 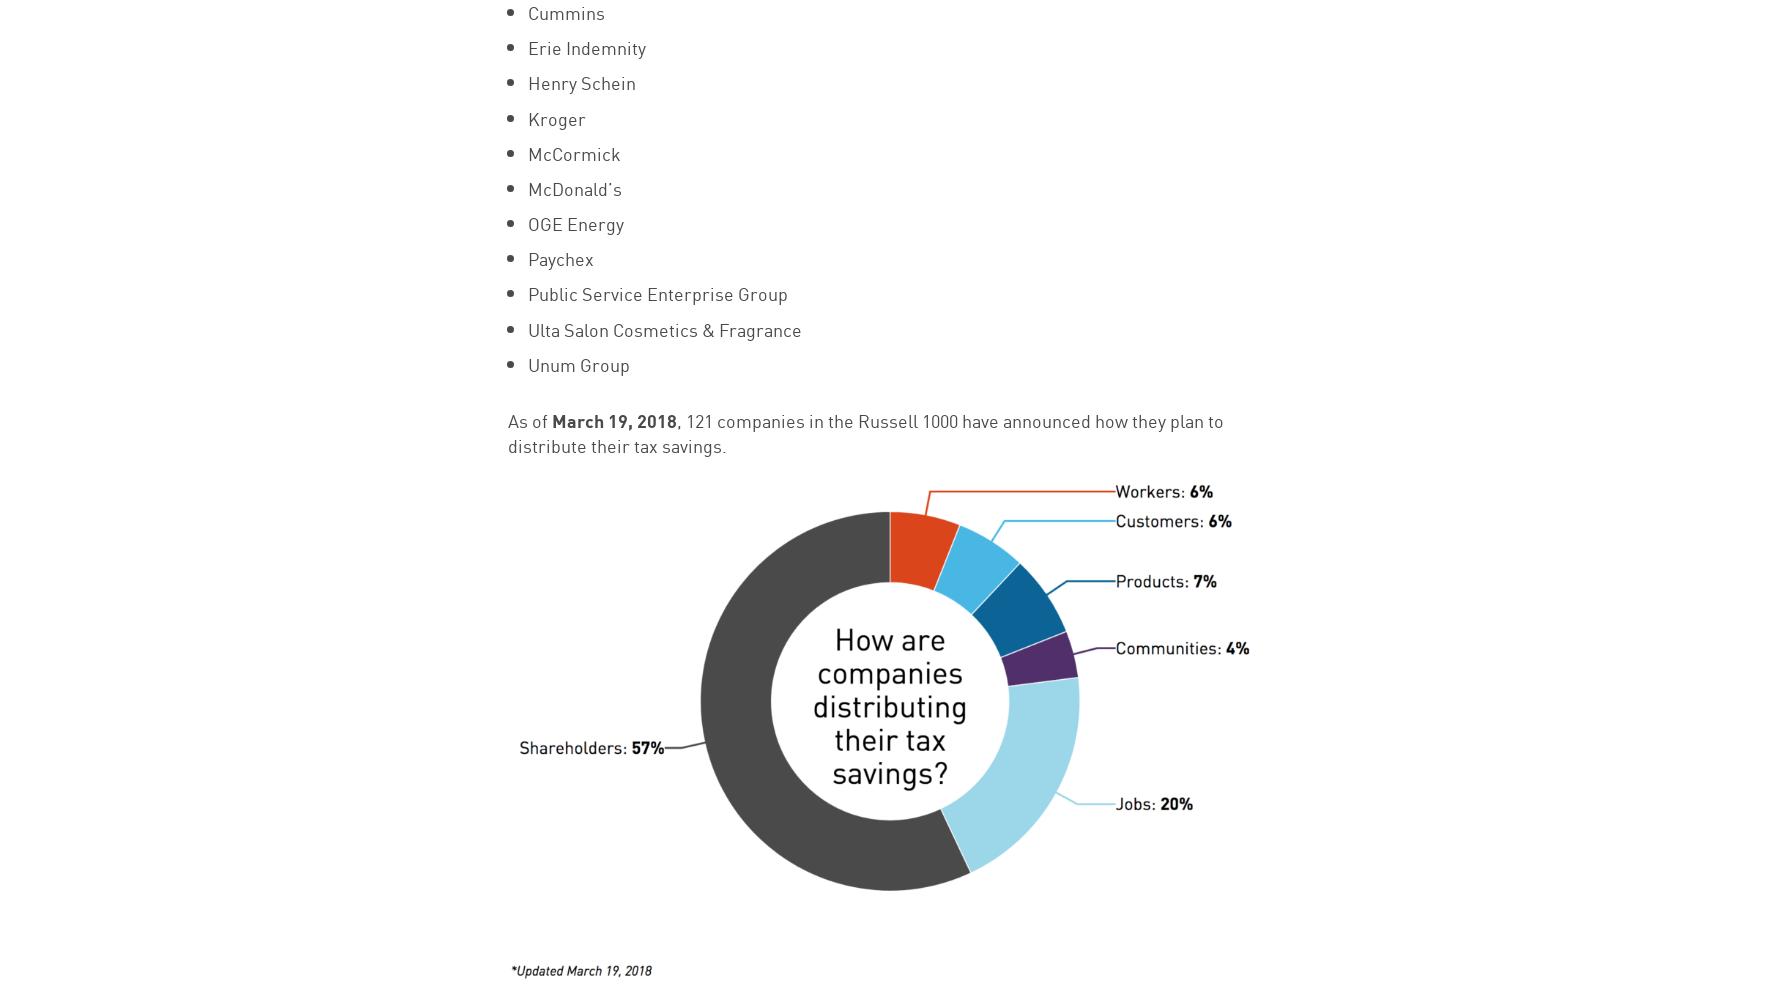 I want to click on 'As of', so click(x=527, y=419).